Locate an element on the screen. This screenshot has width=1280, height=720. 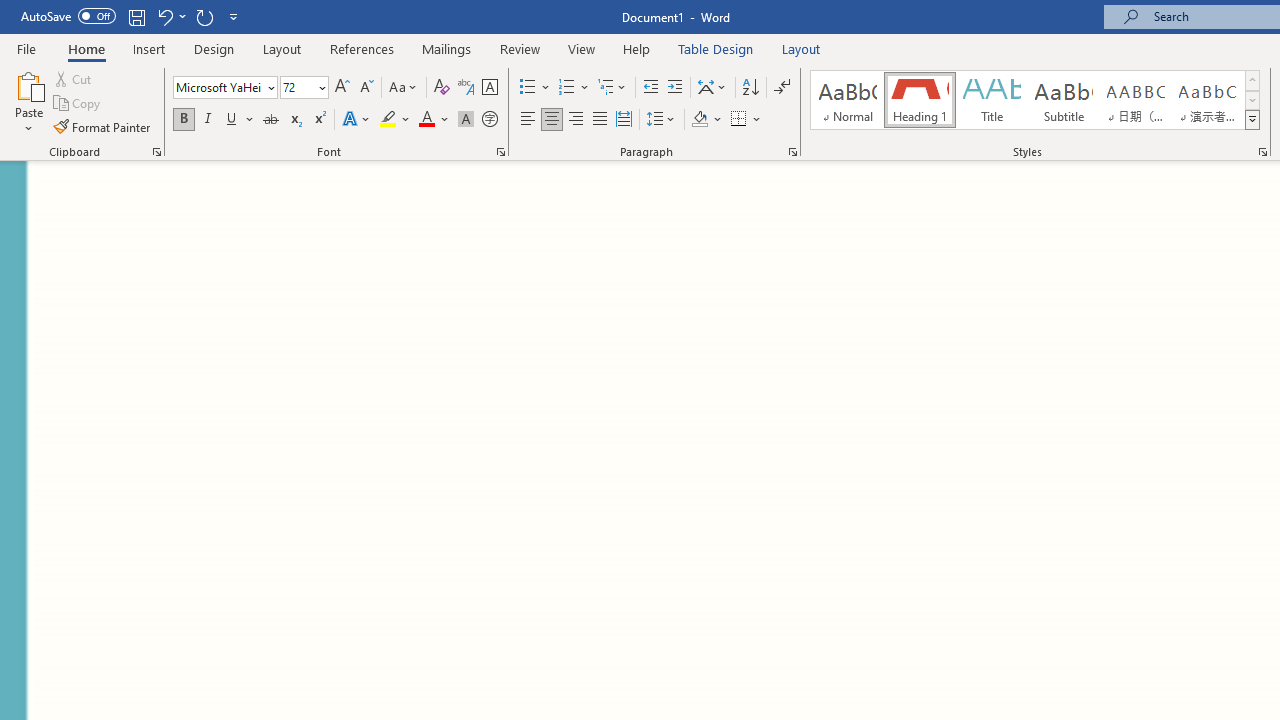
'System' is located at coordinates (10, 11).